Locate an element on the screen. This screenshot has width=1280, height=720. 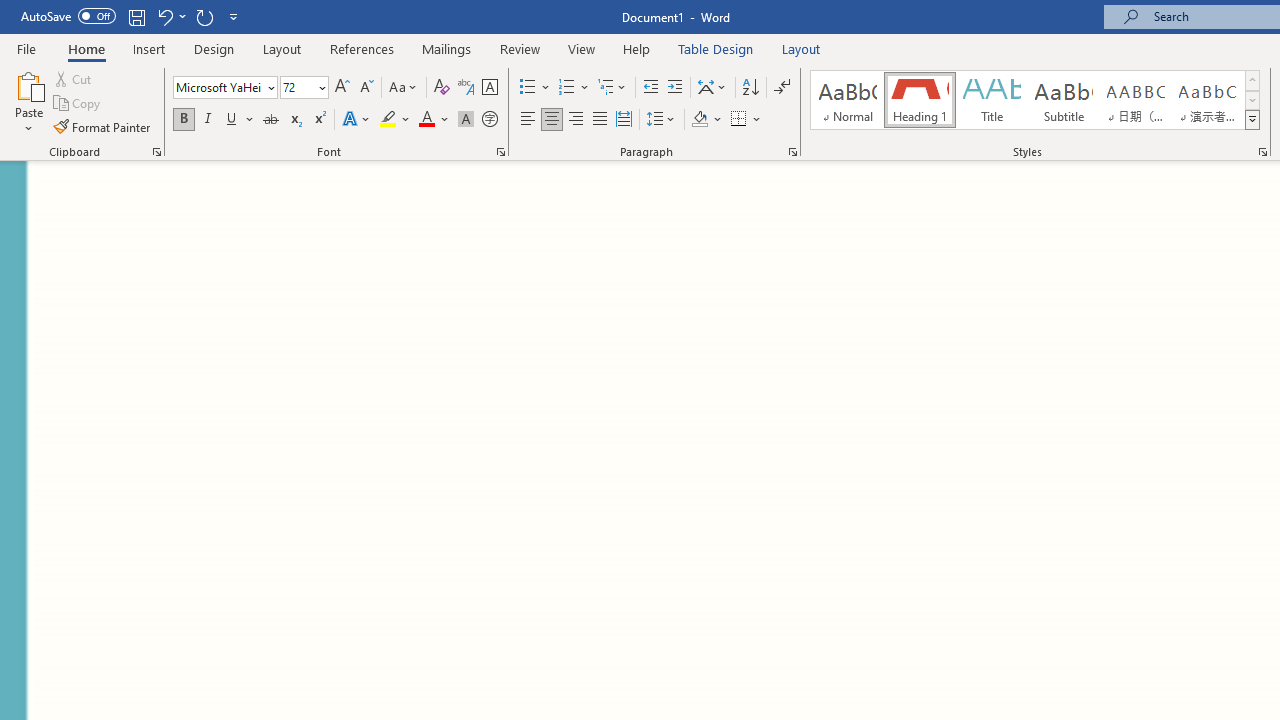
'System' is located at coordinates (10, 11).